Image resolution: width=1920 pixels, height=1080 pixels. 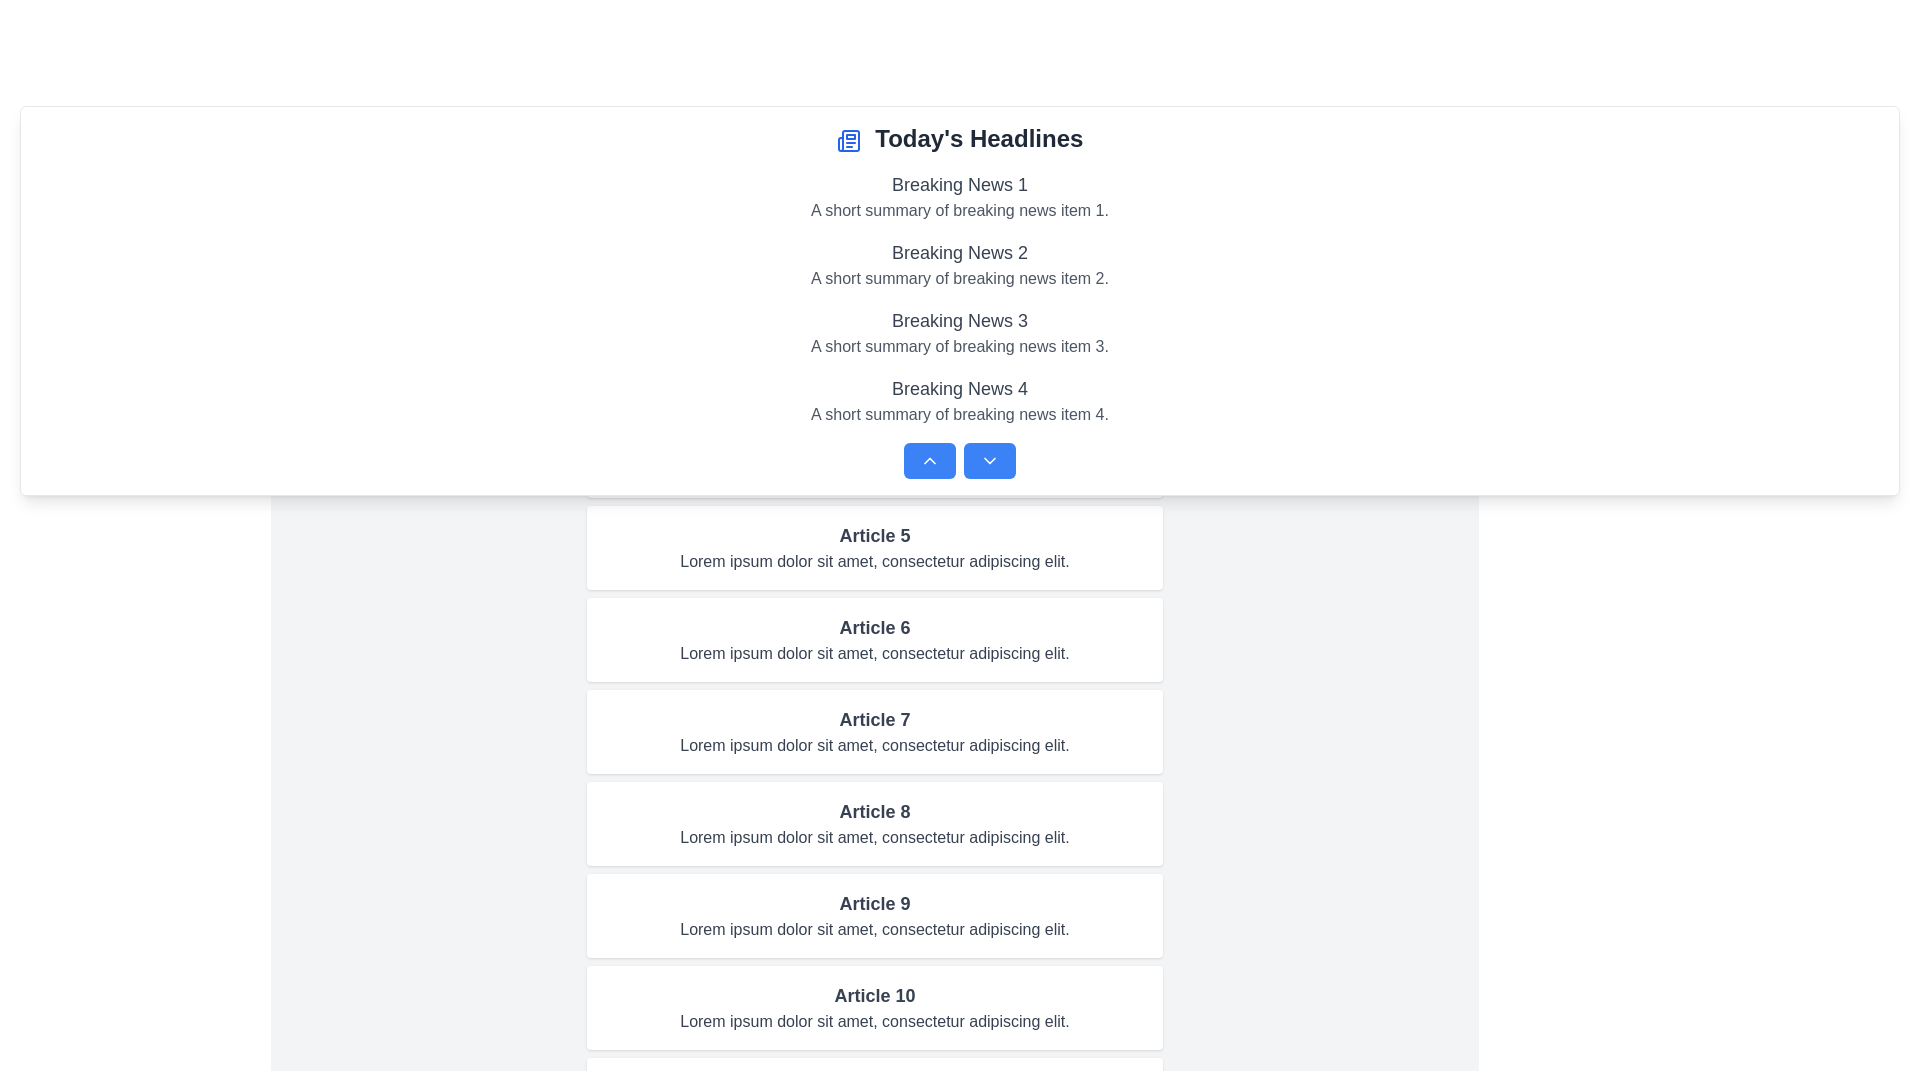 I want to click on the decorative or informational icon located at the top-left area of the header section, which supports the text 'Today's Headlines', so click(x=848, y=139).